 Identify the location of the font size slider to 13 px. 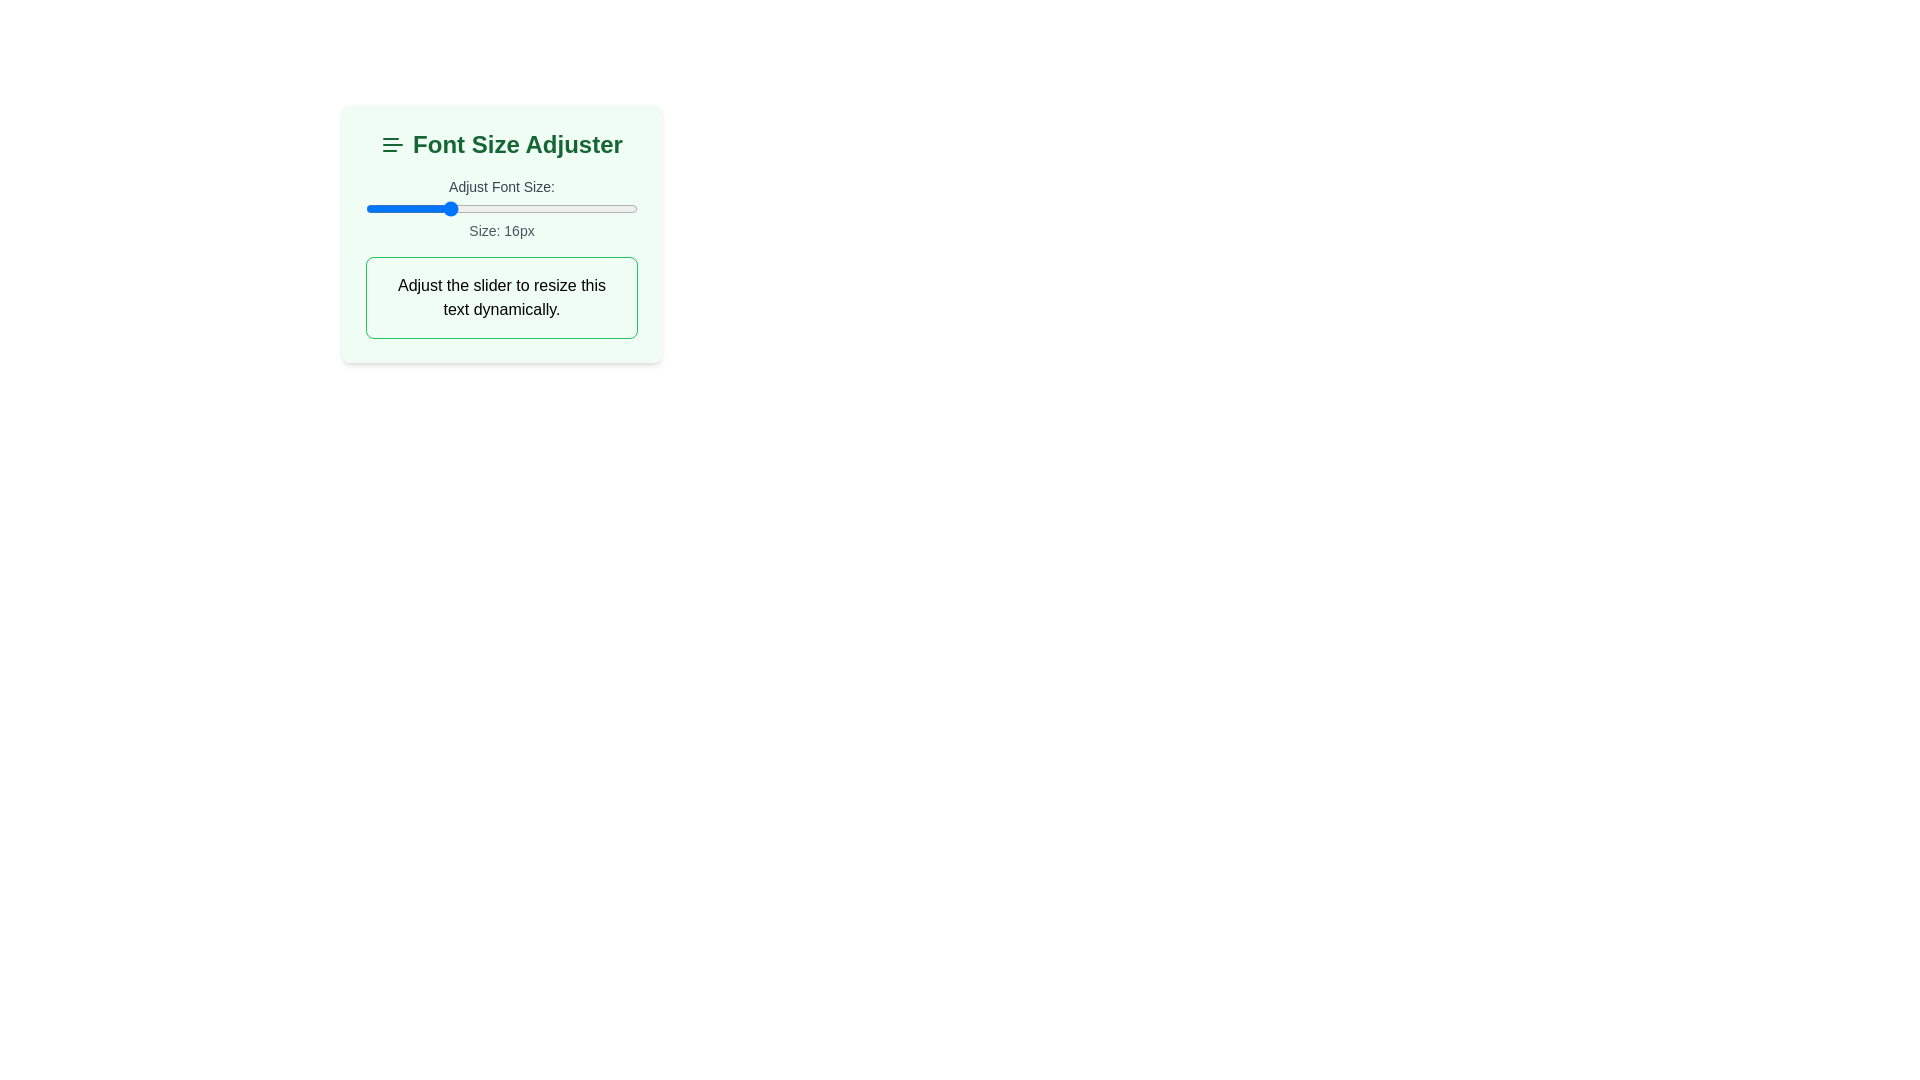
(405, 208).